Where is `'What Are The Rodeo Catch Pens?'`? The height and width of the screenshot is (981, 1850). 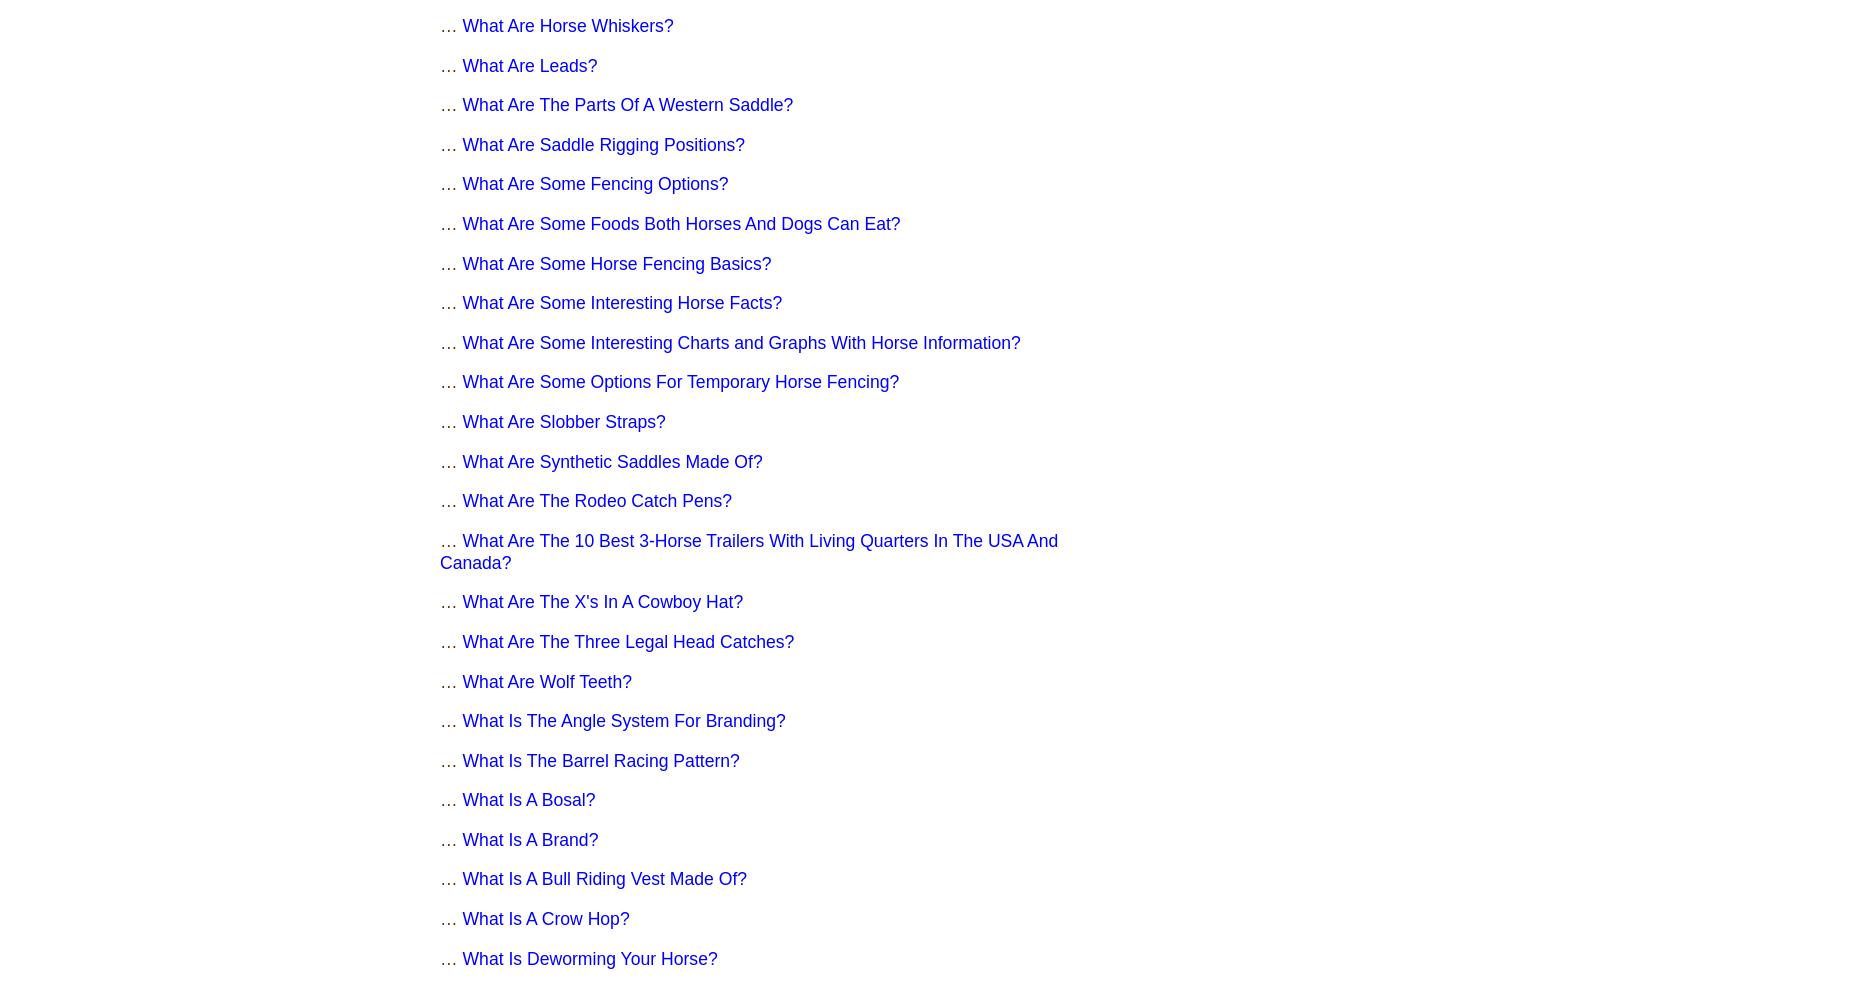 'What Are The Rodeo Catch Pens?' is located at coordinates (460, 500).